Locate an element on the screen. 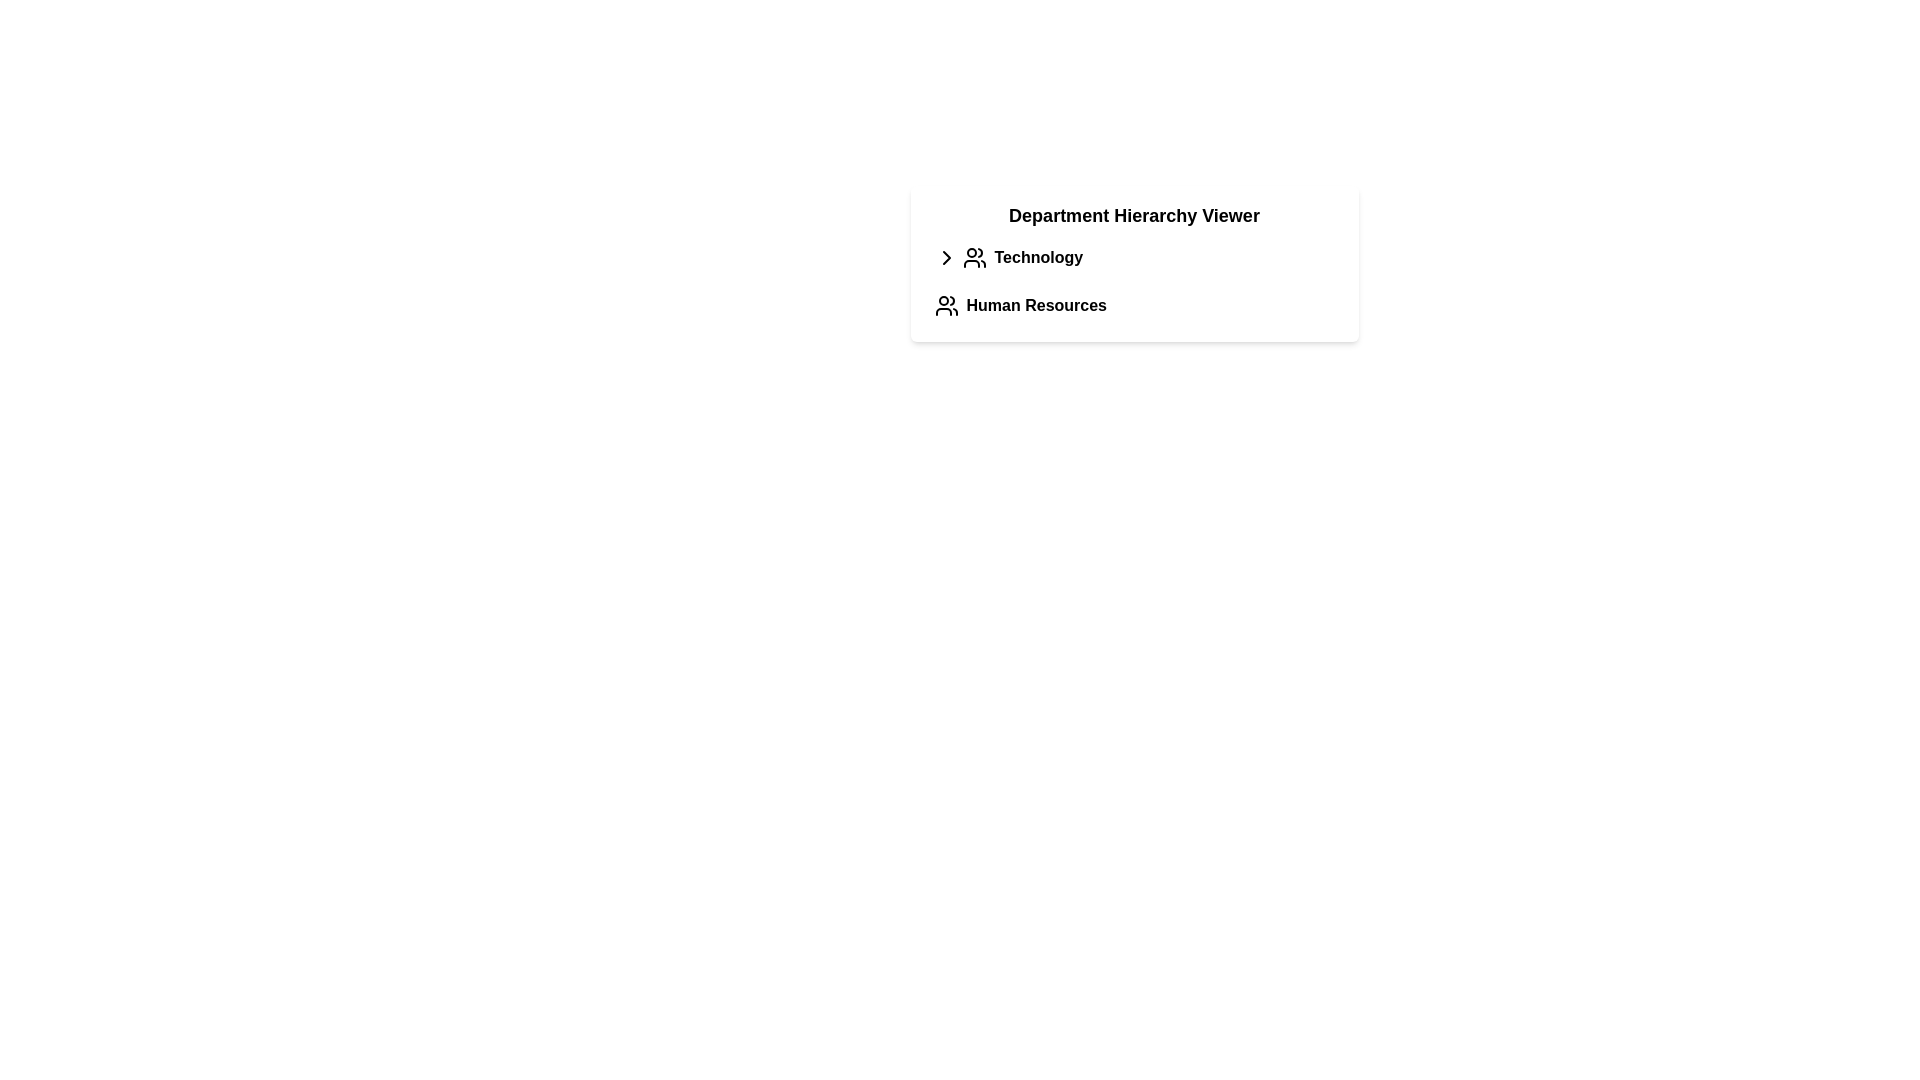 The width and height of the screenshot is (1920, 1080). text label 'Human Resources' displayed in bold black font located in the second row of the 'Department Hierarchy Viewer' menu, adjacent to the group icon is located at coordinates (1036, 305).